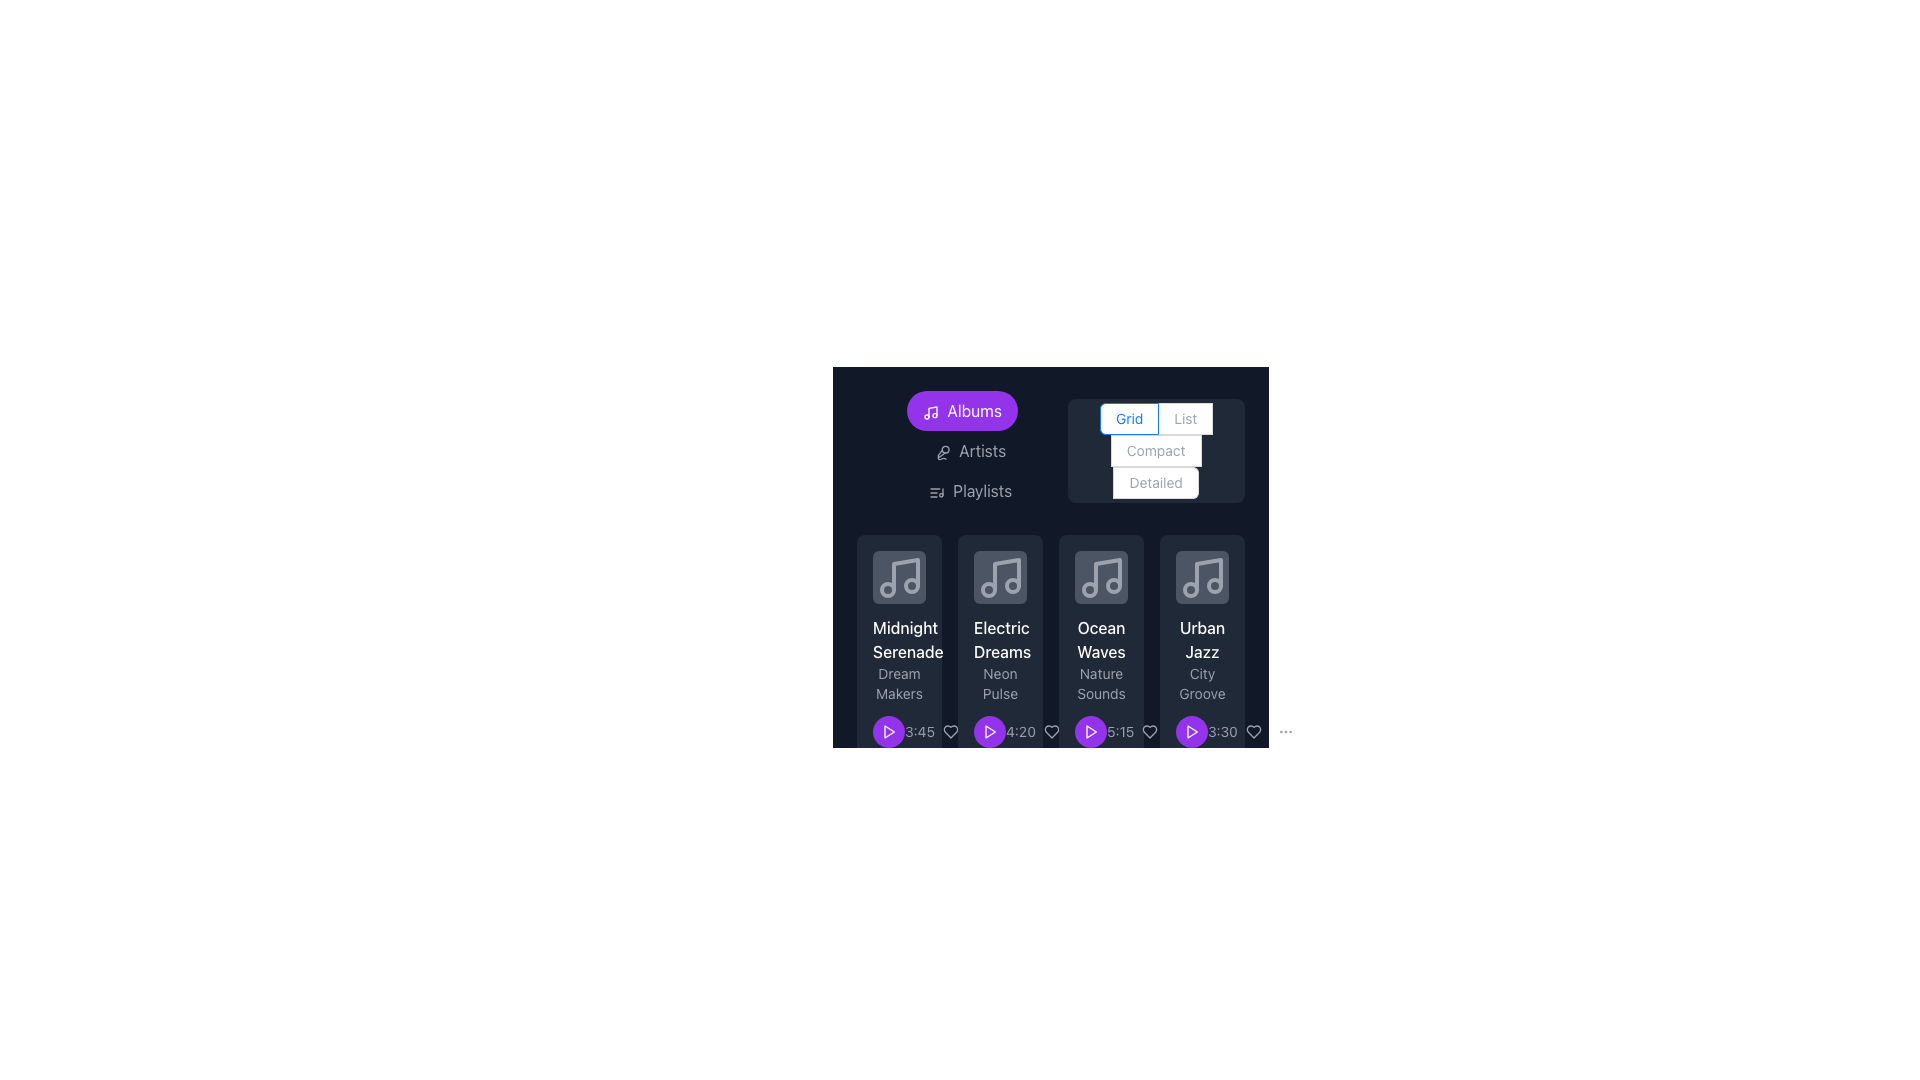 Image resolution: width=1920 pixels, height=1080 pixels. What do you see at coordinates (989, 732) in the screenshot?
I see `the second play button from the left, which is a triangular white play icon inside a rounded purple button` at bounding box center [989, 732].